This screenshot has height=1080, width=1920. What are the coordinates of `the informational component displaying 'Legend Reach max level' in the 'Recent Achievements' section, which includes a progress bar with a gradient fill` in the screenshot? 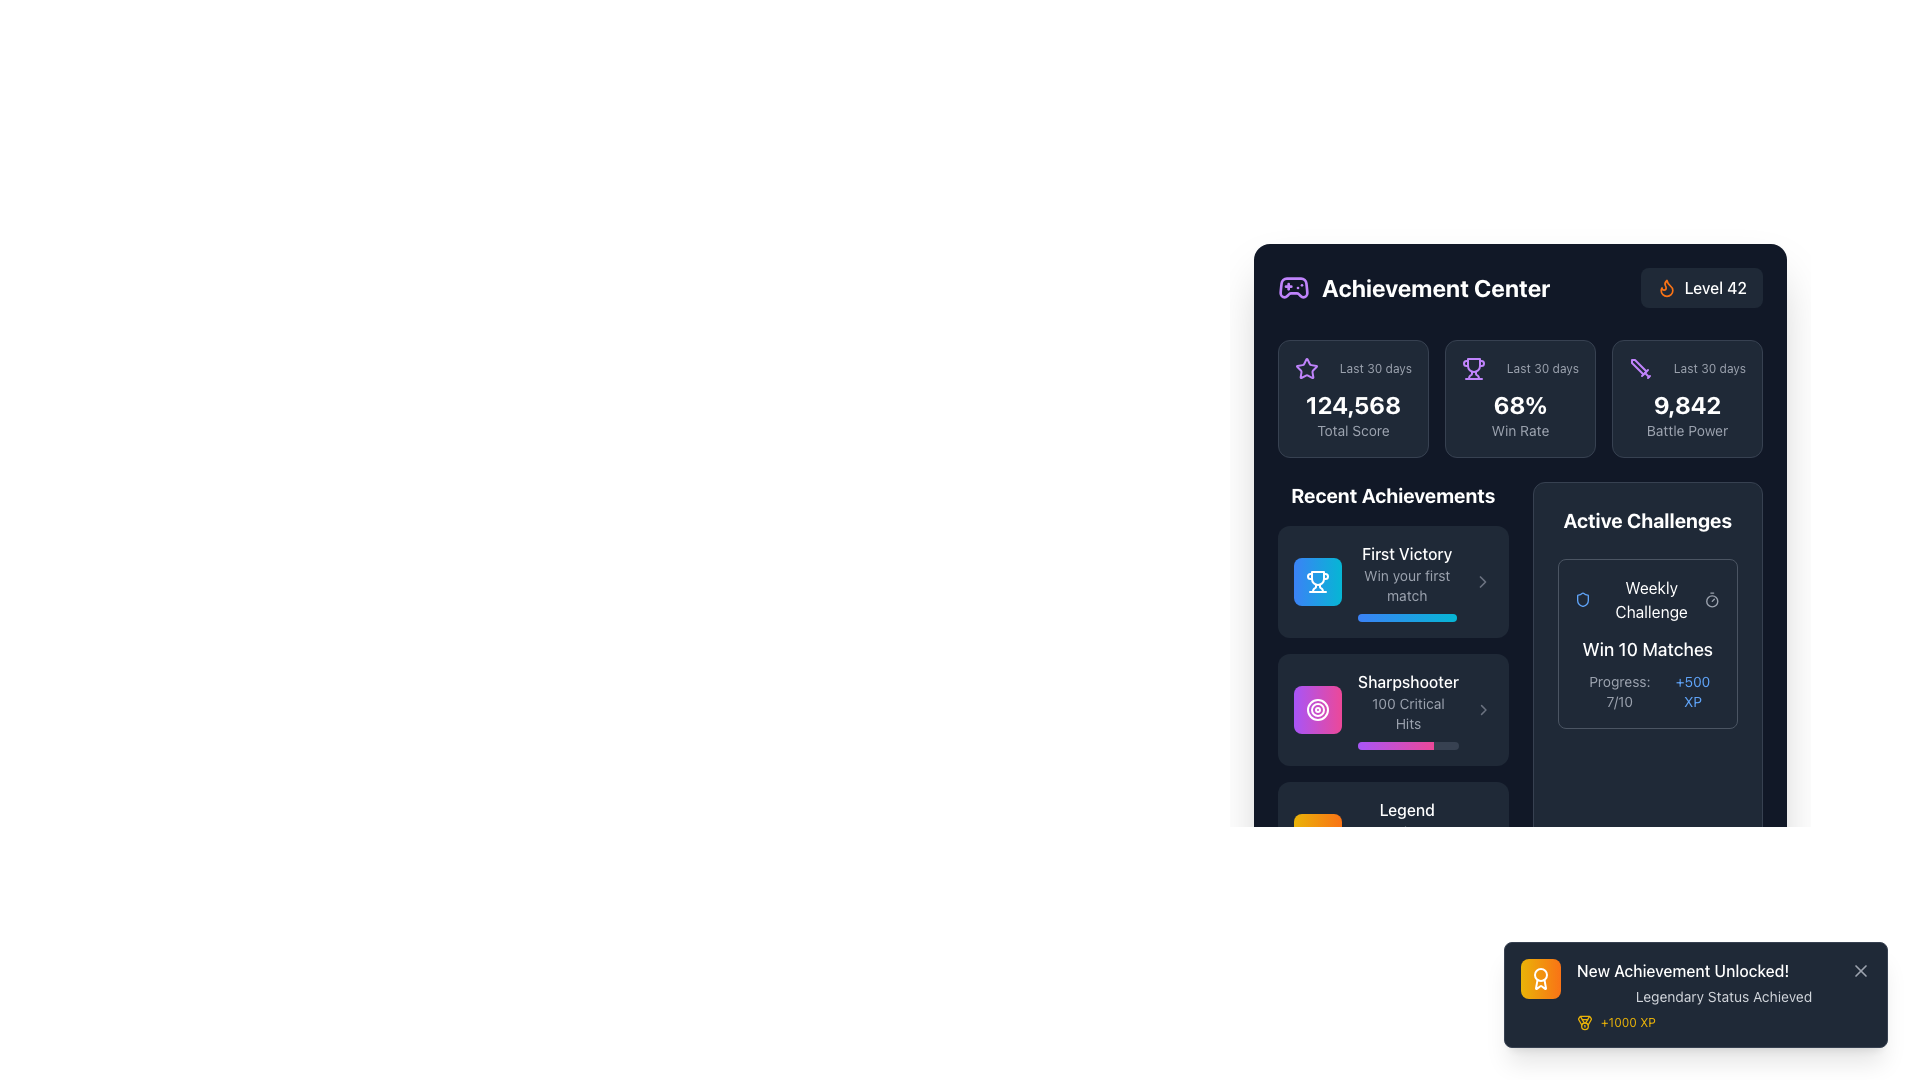 It's located at (1406, 837).